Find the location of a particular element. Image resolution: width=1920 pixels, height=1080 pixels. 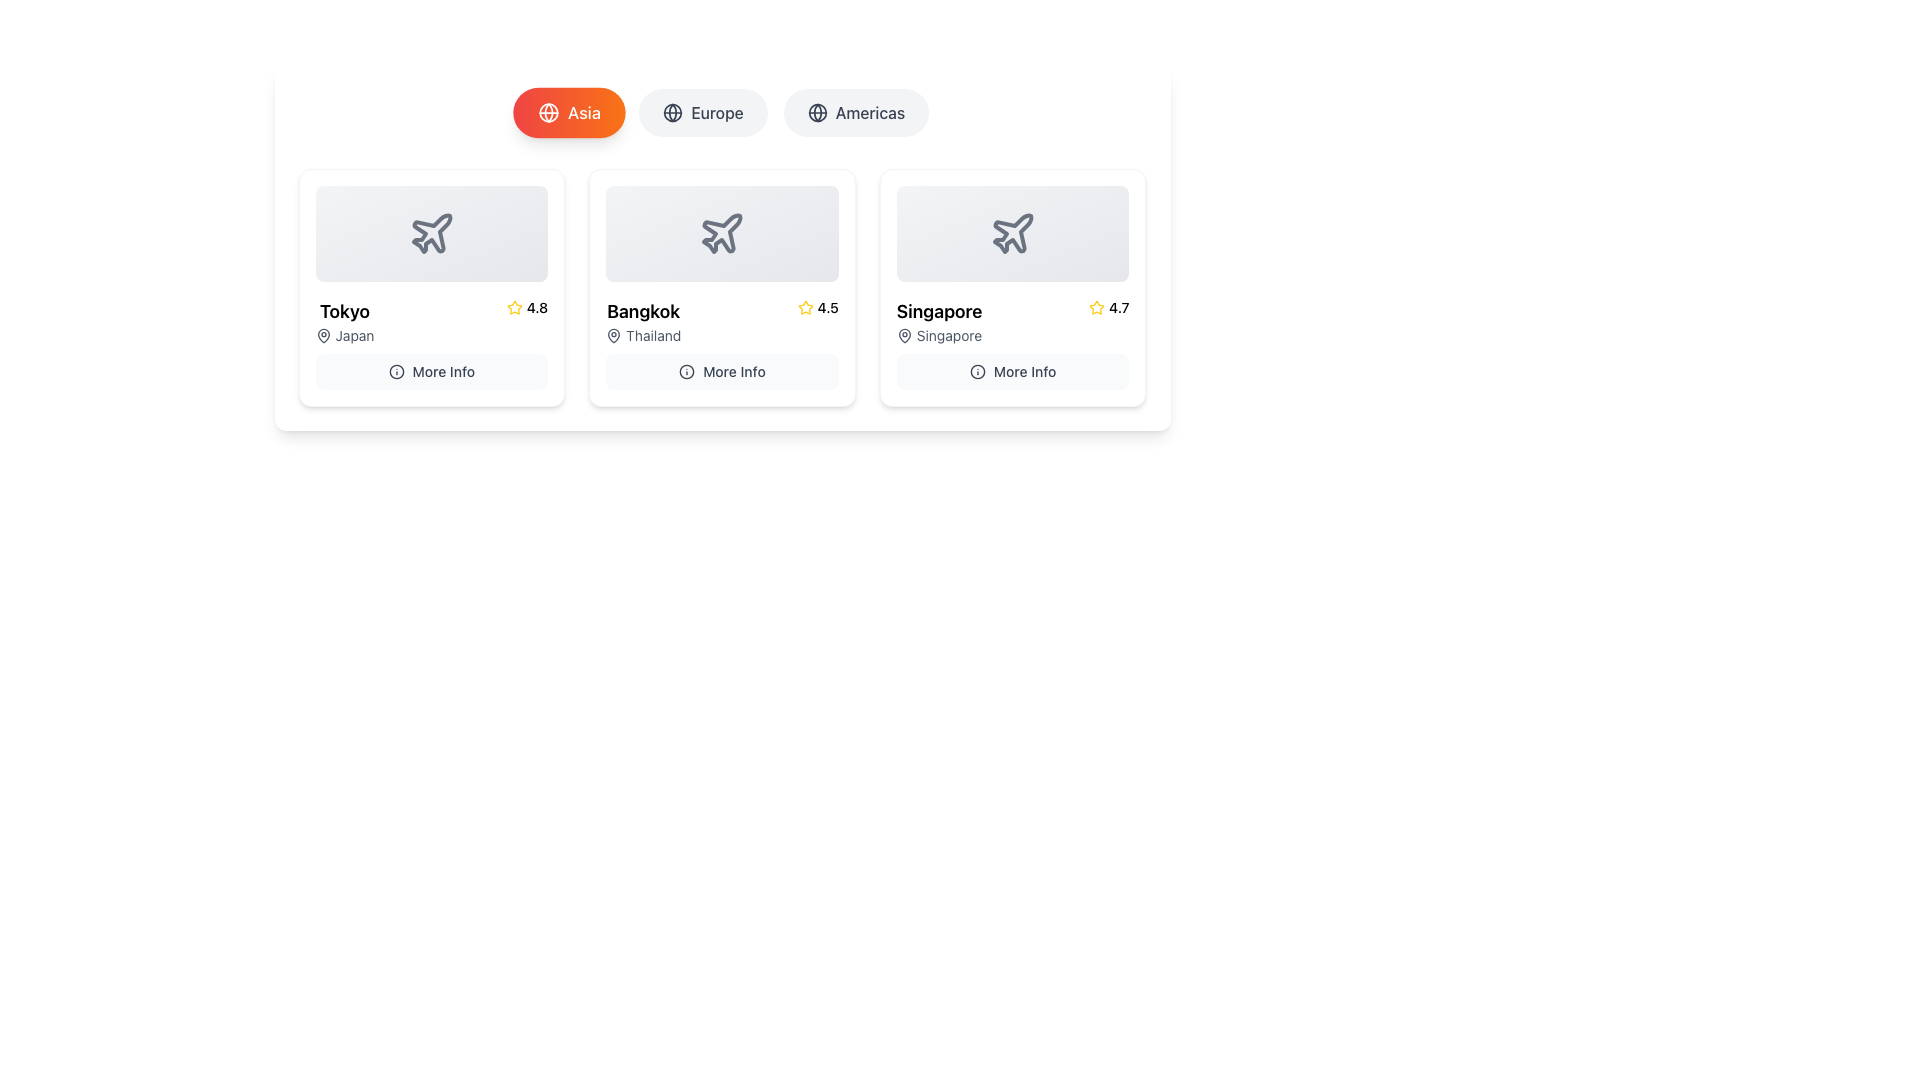

the static text element displaying 'Singapore', which serves as the title for the rightmost card in a series of horizontally arranged cards is located at coordinates (938, 312).